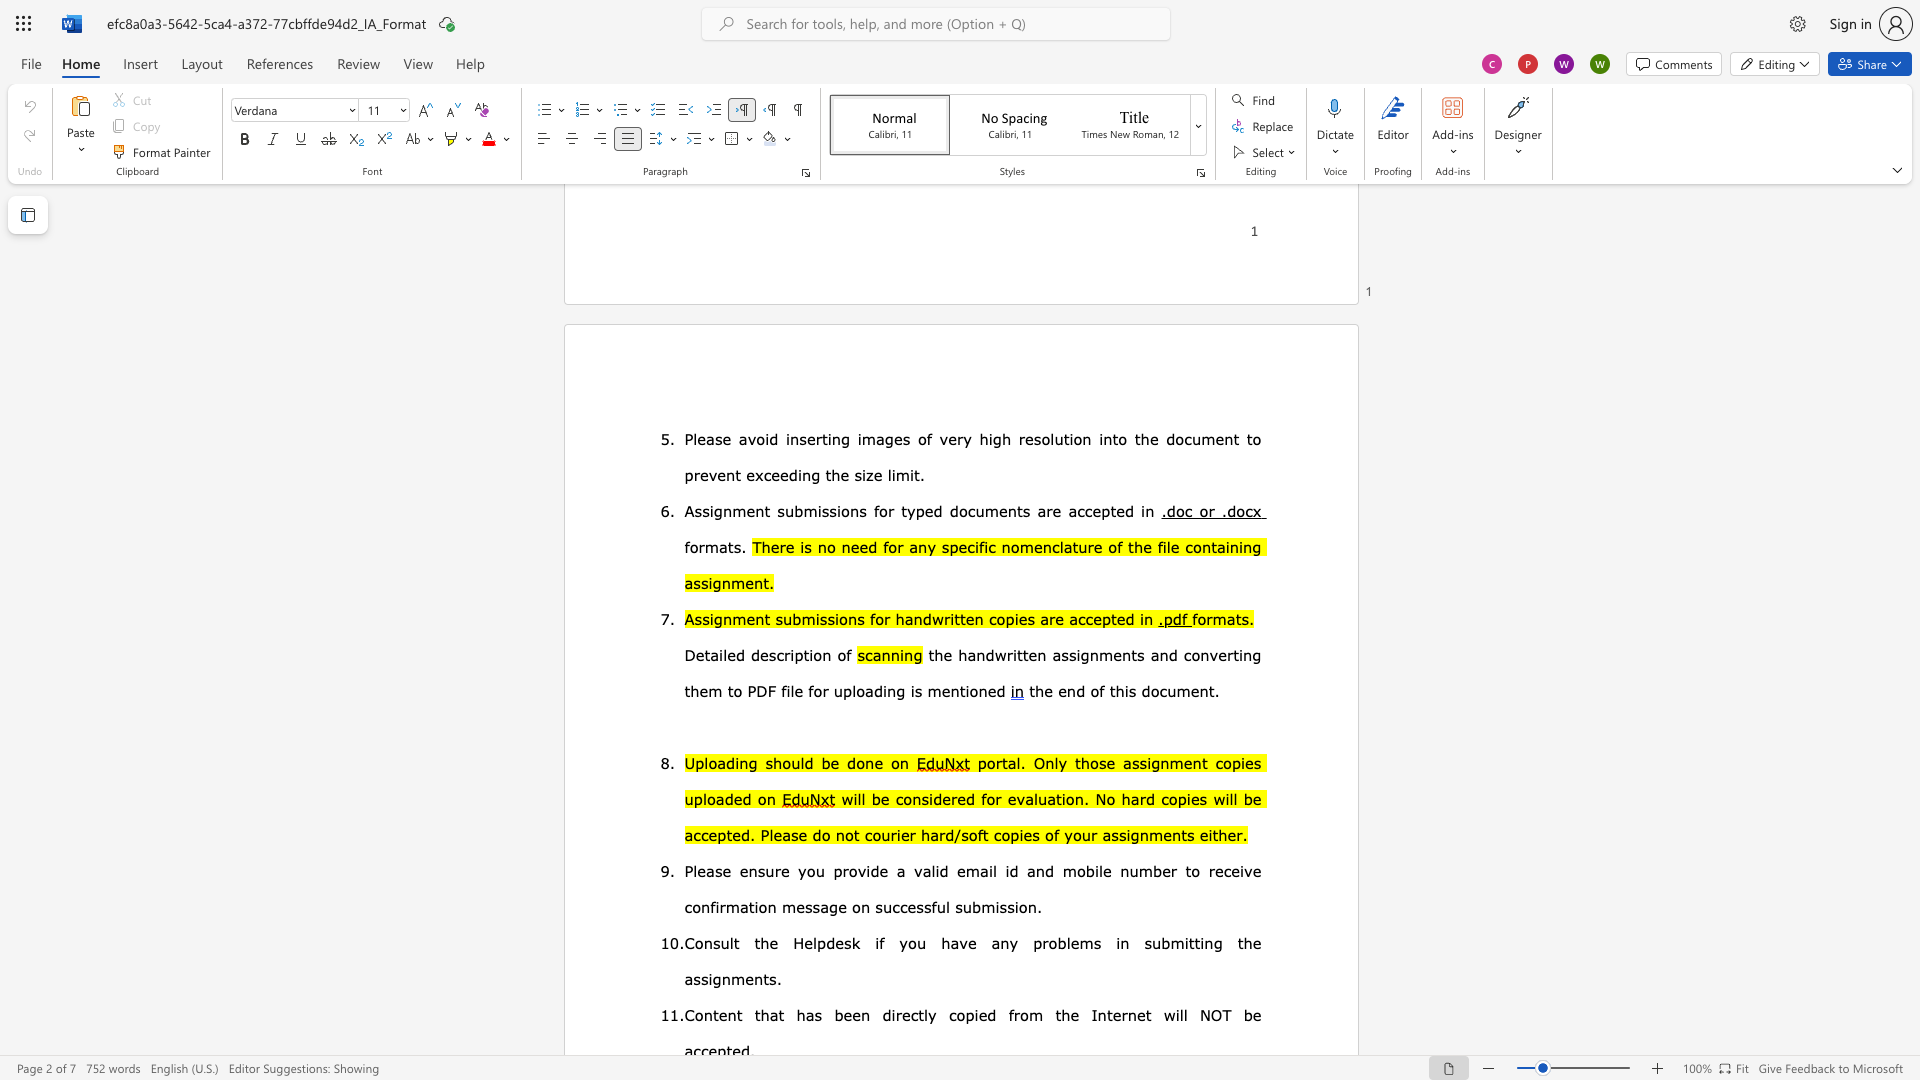  Describe the element at coordinates (1148, 942) in the screenshot. I see `the 1th character "s" in the text` at that location.